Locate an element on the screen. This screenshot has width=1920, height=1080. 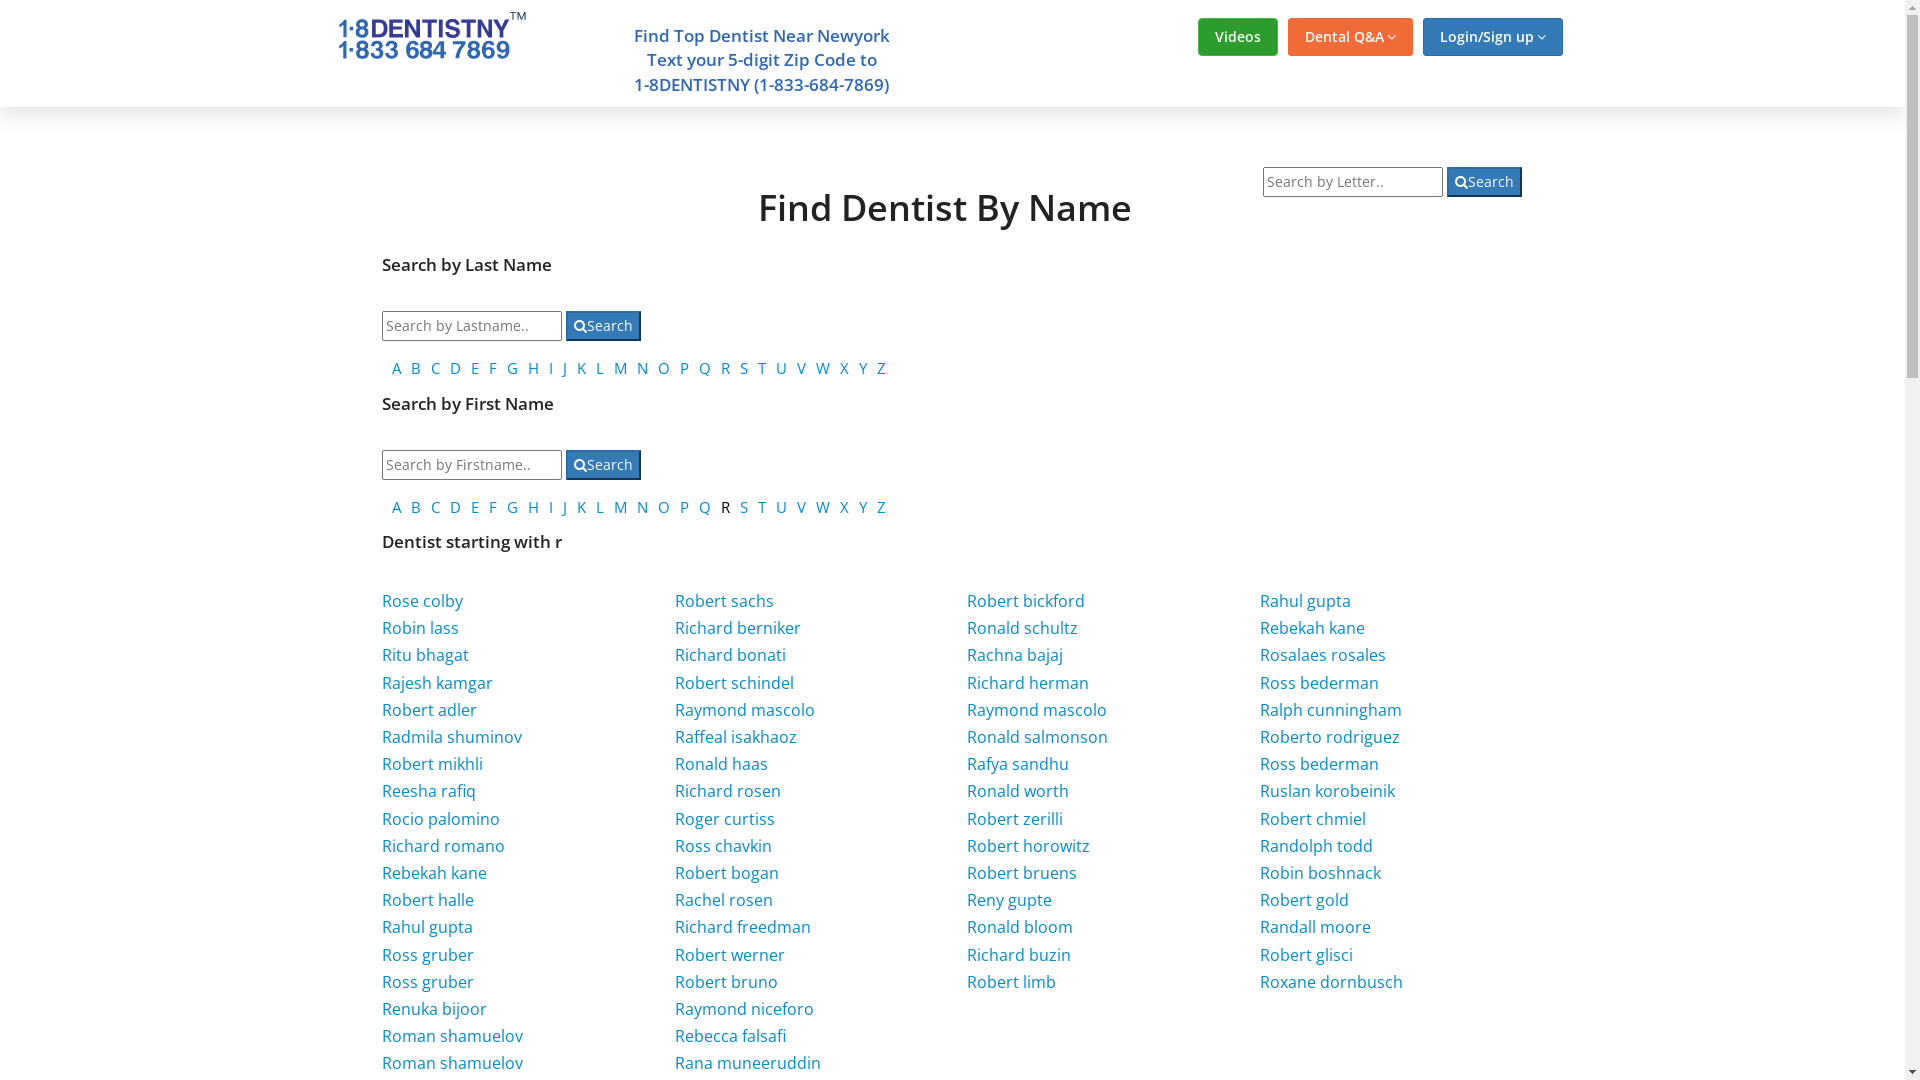
'Rahul gupta' is located at coordinates (426, 926).